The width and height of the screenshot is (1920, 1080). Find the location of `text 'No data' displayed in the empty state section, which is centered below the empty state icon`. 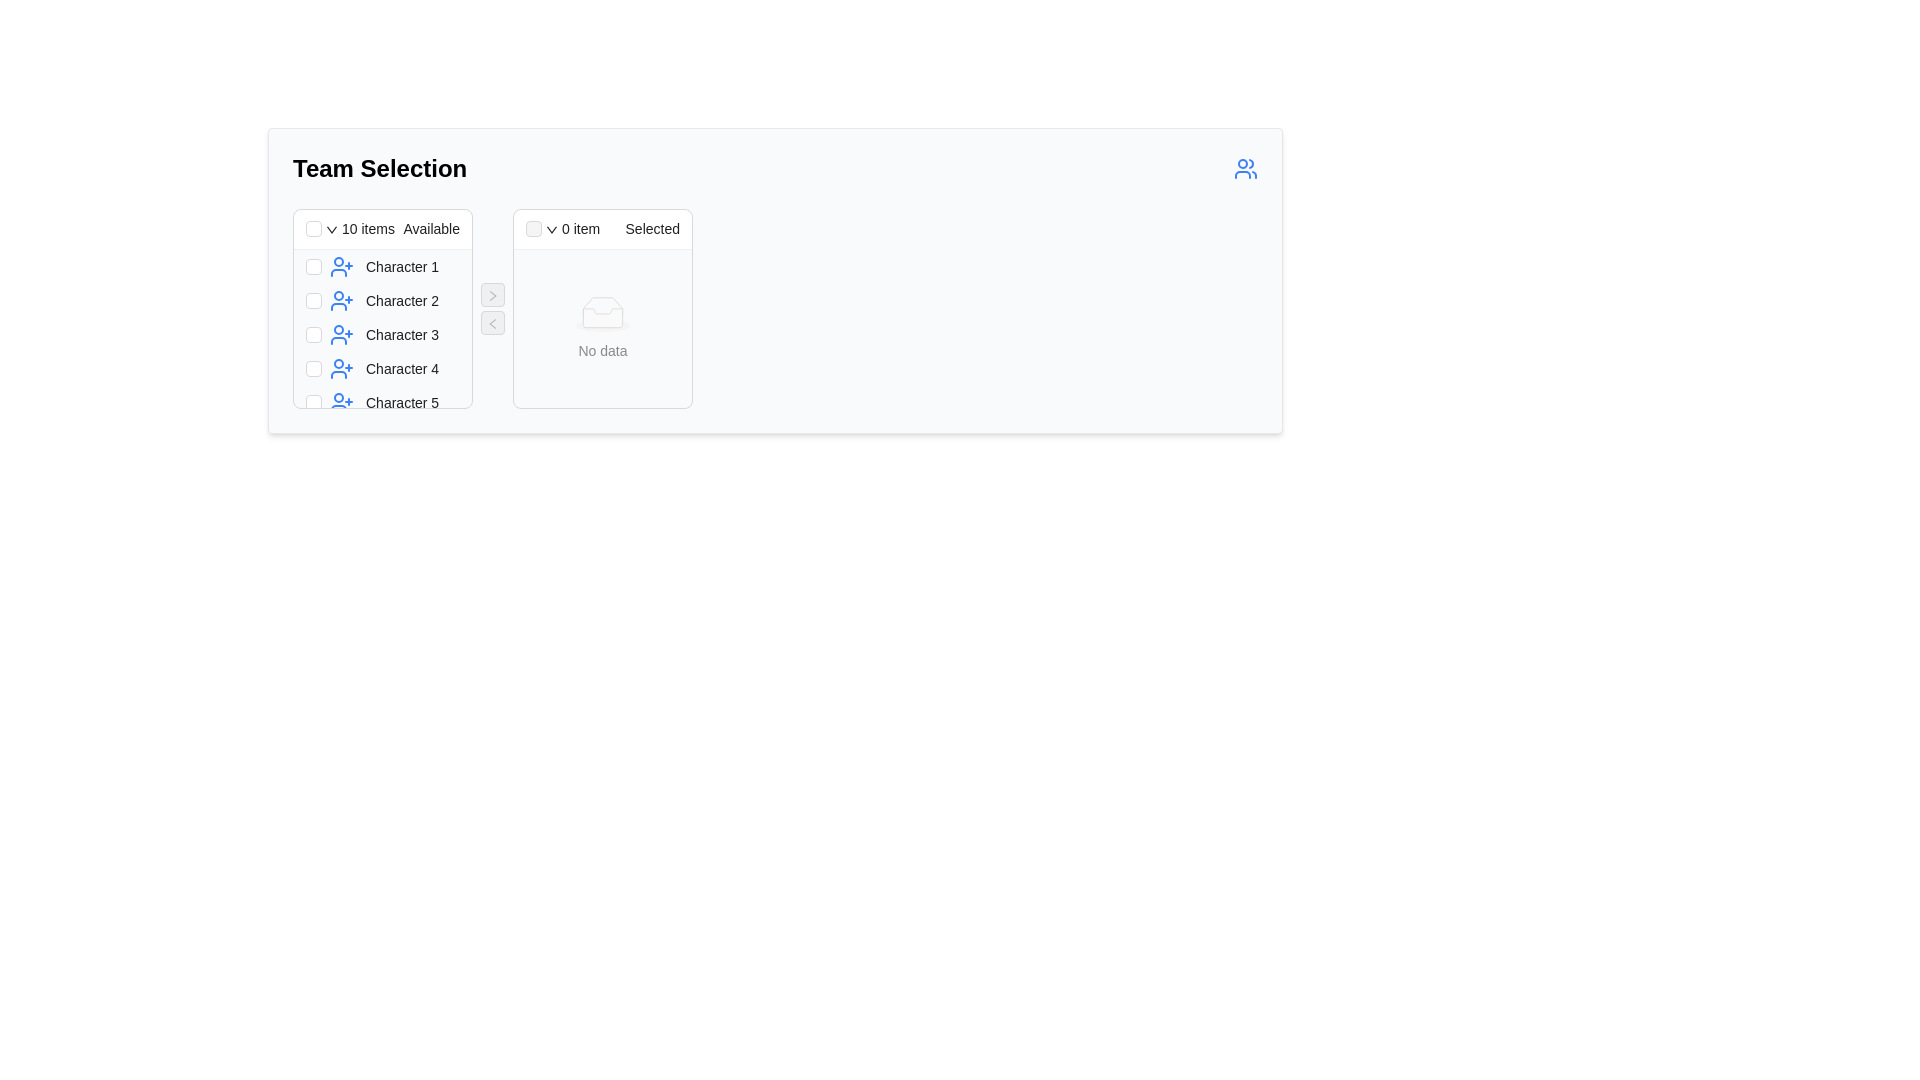

text 'No data' displayed in the empty state section, which is centered below the empty state icon is located at coordinates (602, 349).